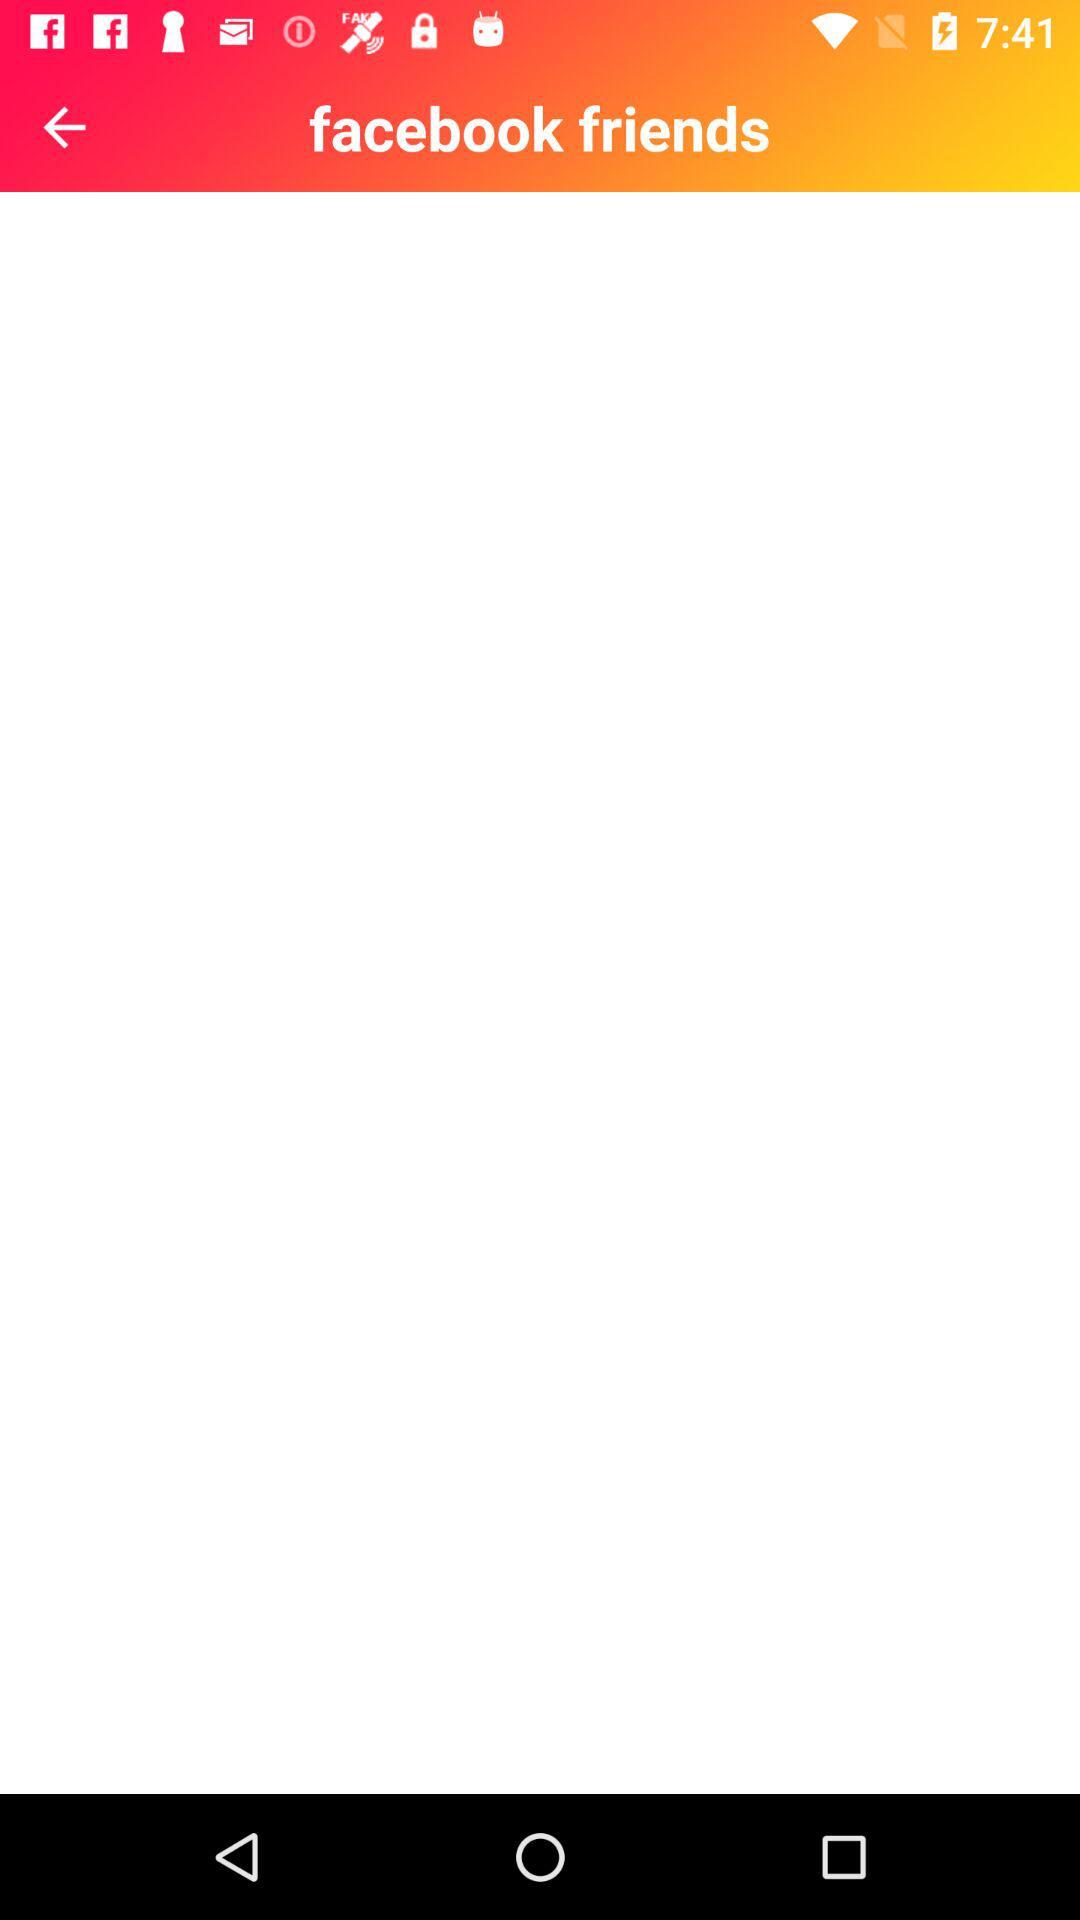 The image size is (1080, 1920). I want to click on the item at the top left corner, so click(63, 126).